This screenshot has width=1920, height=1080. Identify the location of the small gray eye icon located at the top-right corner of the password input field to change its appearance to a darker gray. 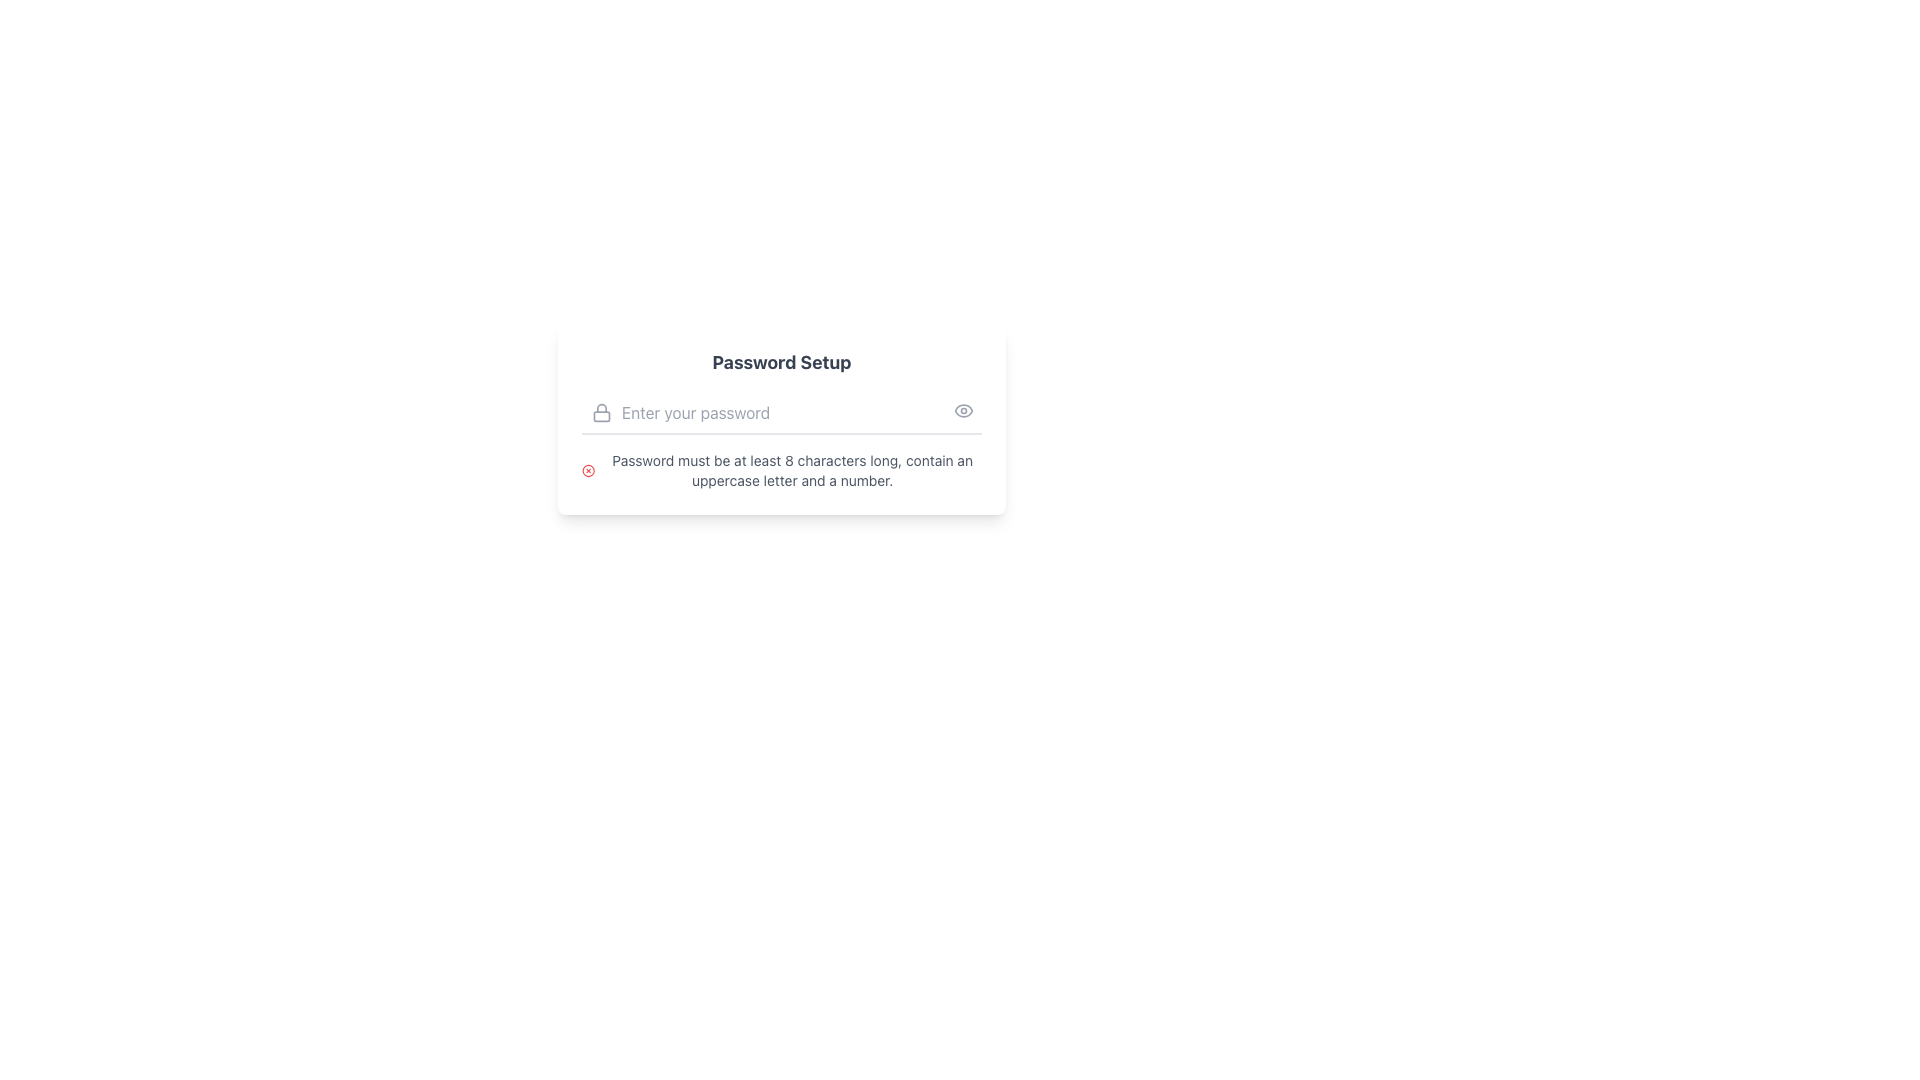
(964, 410).